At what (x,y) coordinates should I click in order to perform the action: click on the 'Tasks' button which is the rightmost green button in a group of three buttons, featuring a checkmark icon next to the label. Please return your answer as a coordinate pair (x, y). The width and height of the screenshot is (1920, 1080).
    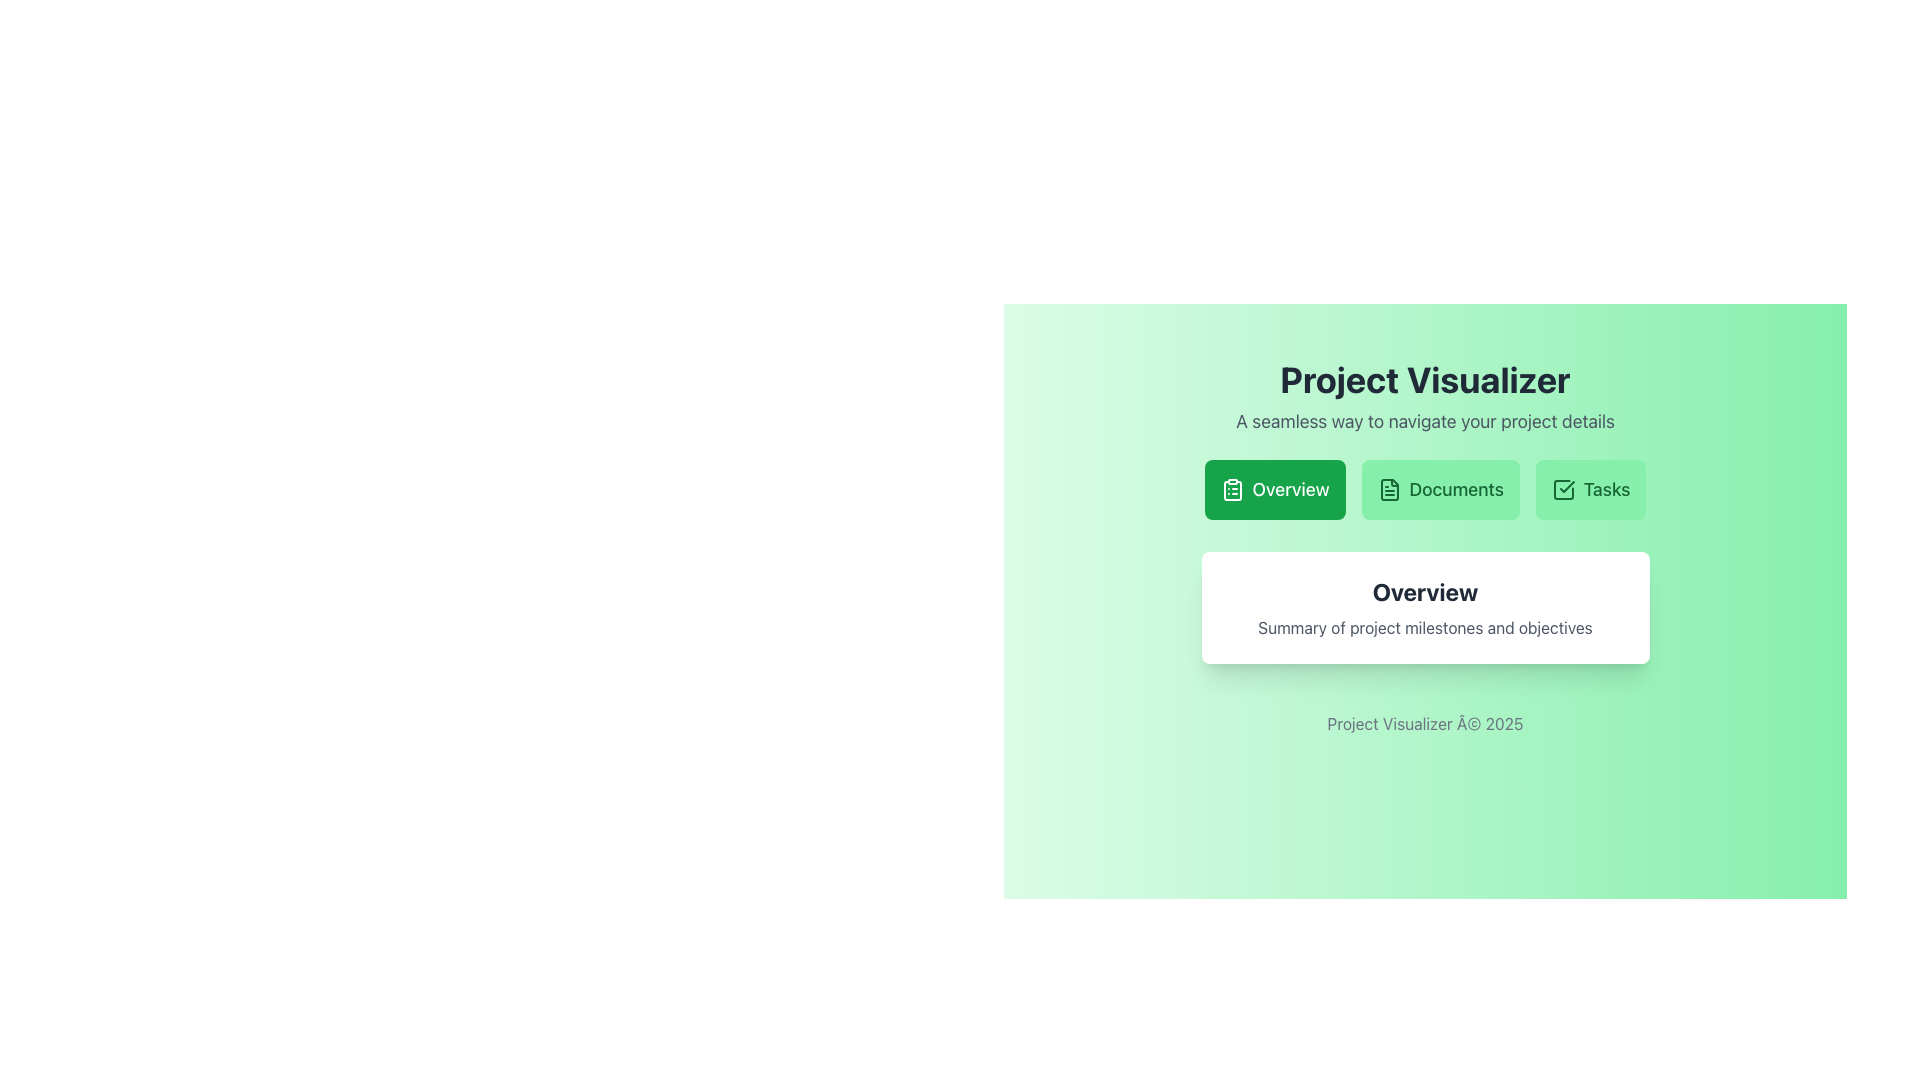
    Looking at the image, I should click on (1562, 489).